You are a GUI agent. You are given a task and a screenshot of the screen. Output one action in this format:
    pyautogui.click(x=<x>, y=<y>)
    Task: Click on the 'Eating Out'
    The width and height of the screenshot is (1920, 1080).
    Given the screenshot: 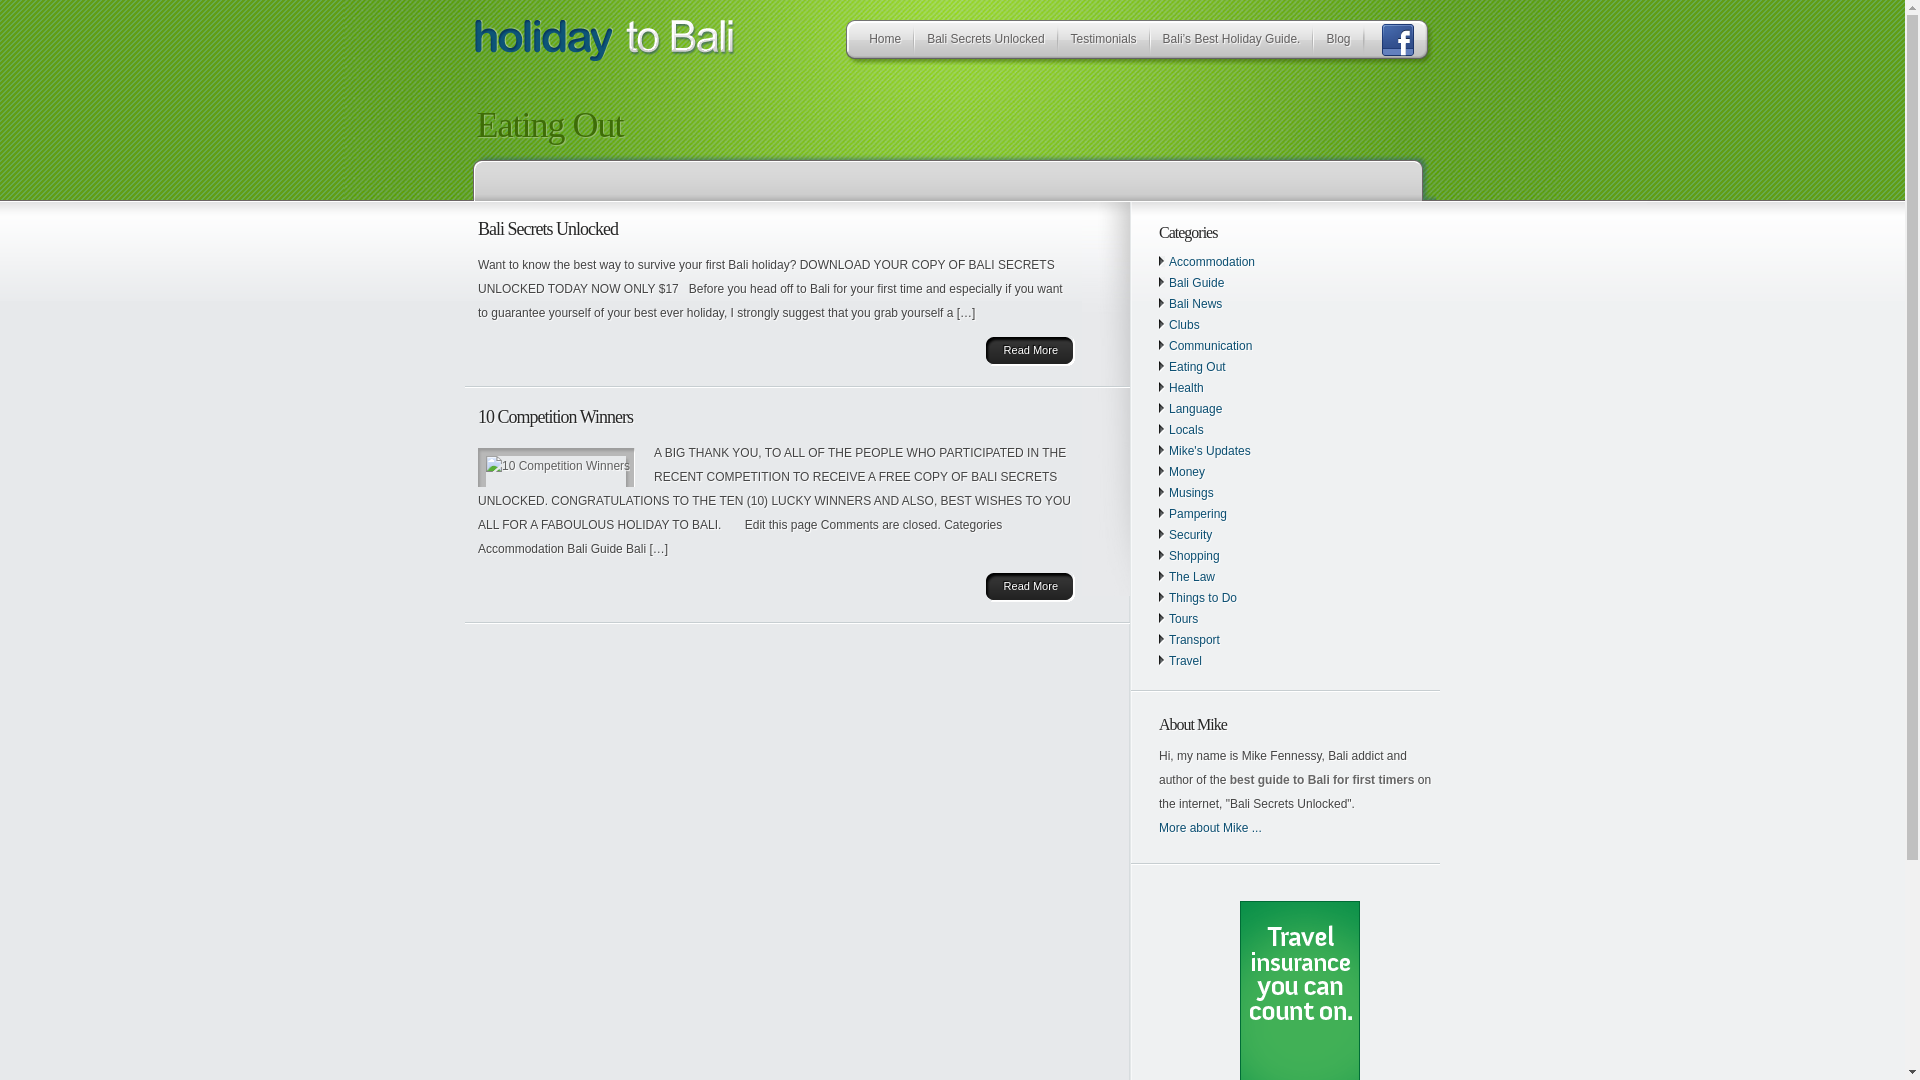 What is the action you would take?
    pyautogui.click(x=1197, y=366)
    